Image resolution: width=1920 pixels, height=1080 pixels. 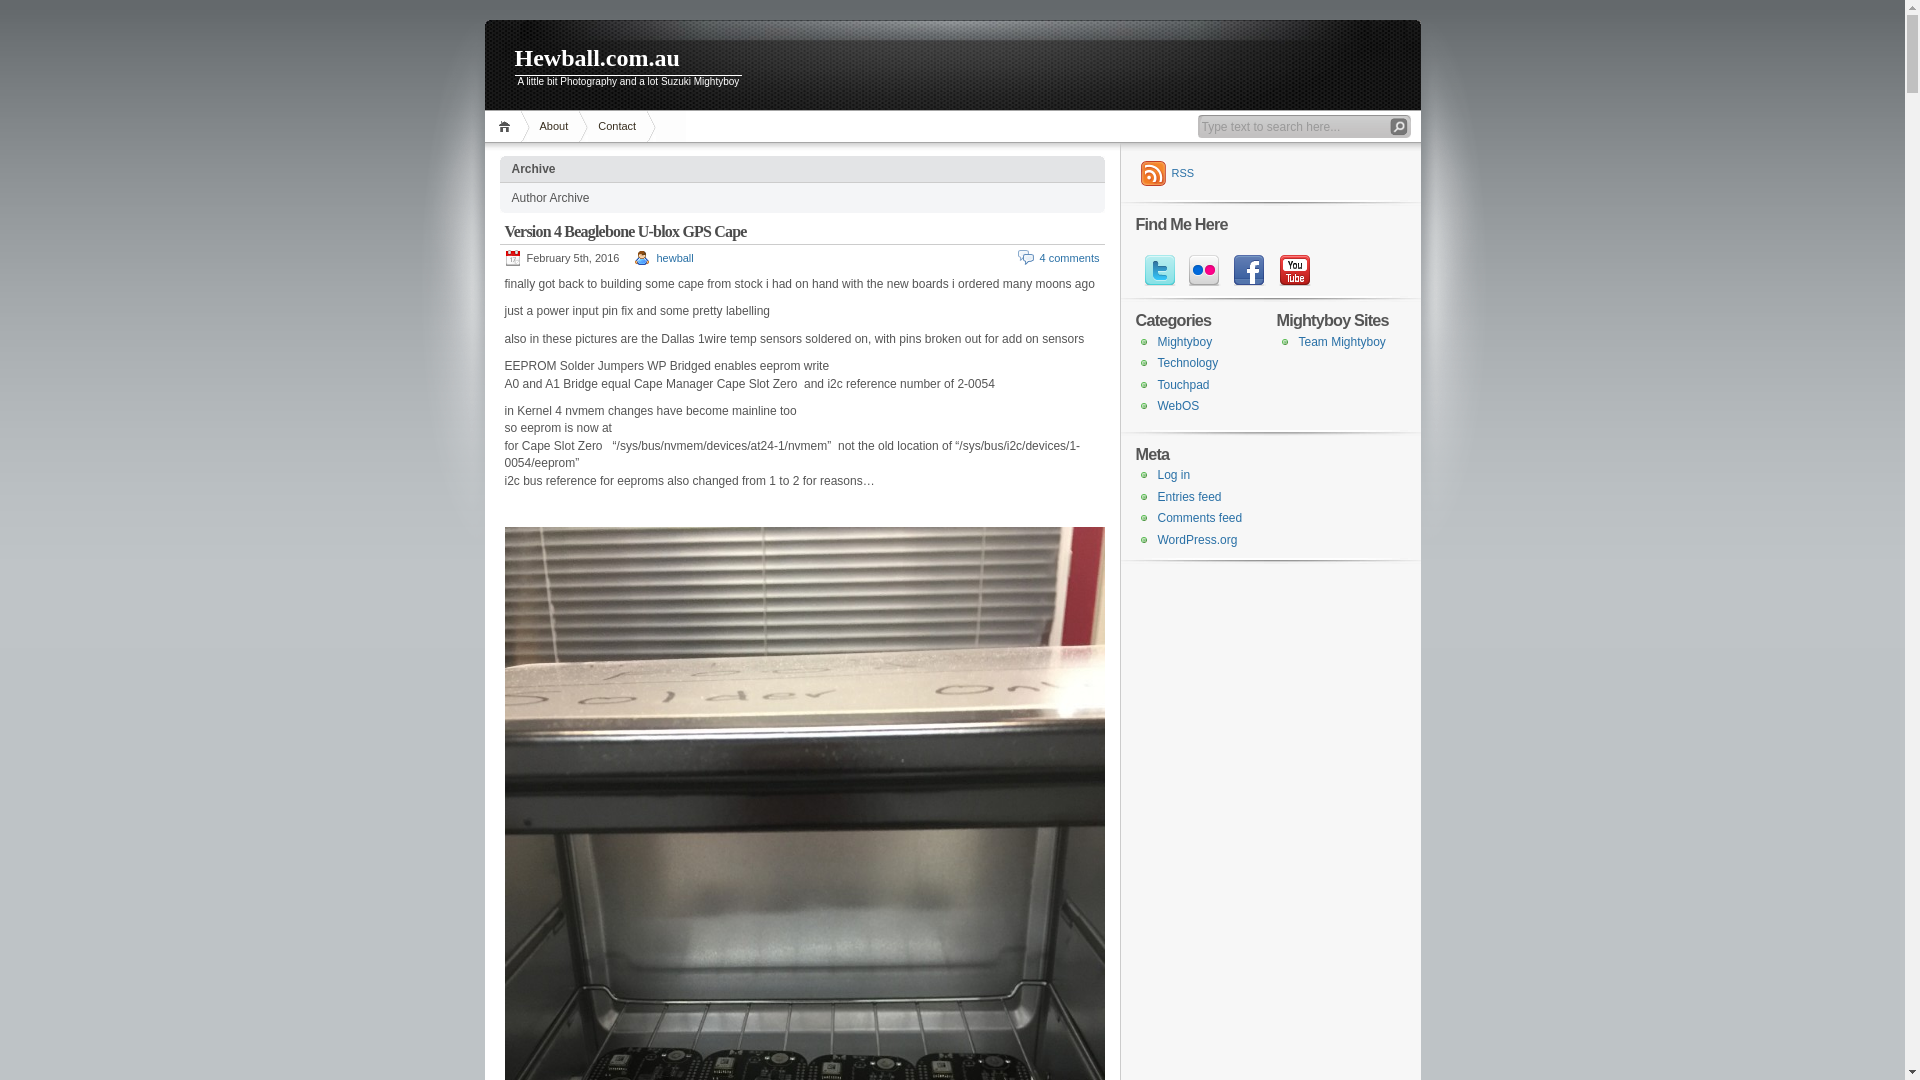 I want to click on 'About', so click(x=554, y=126).